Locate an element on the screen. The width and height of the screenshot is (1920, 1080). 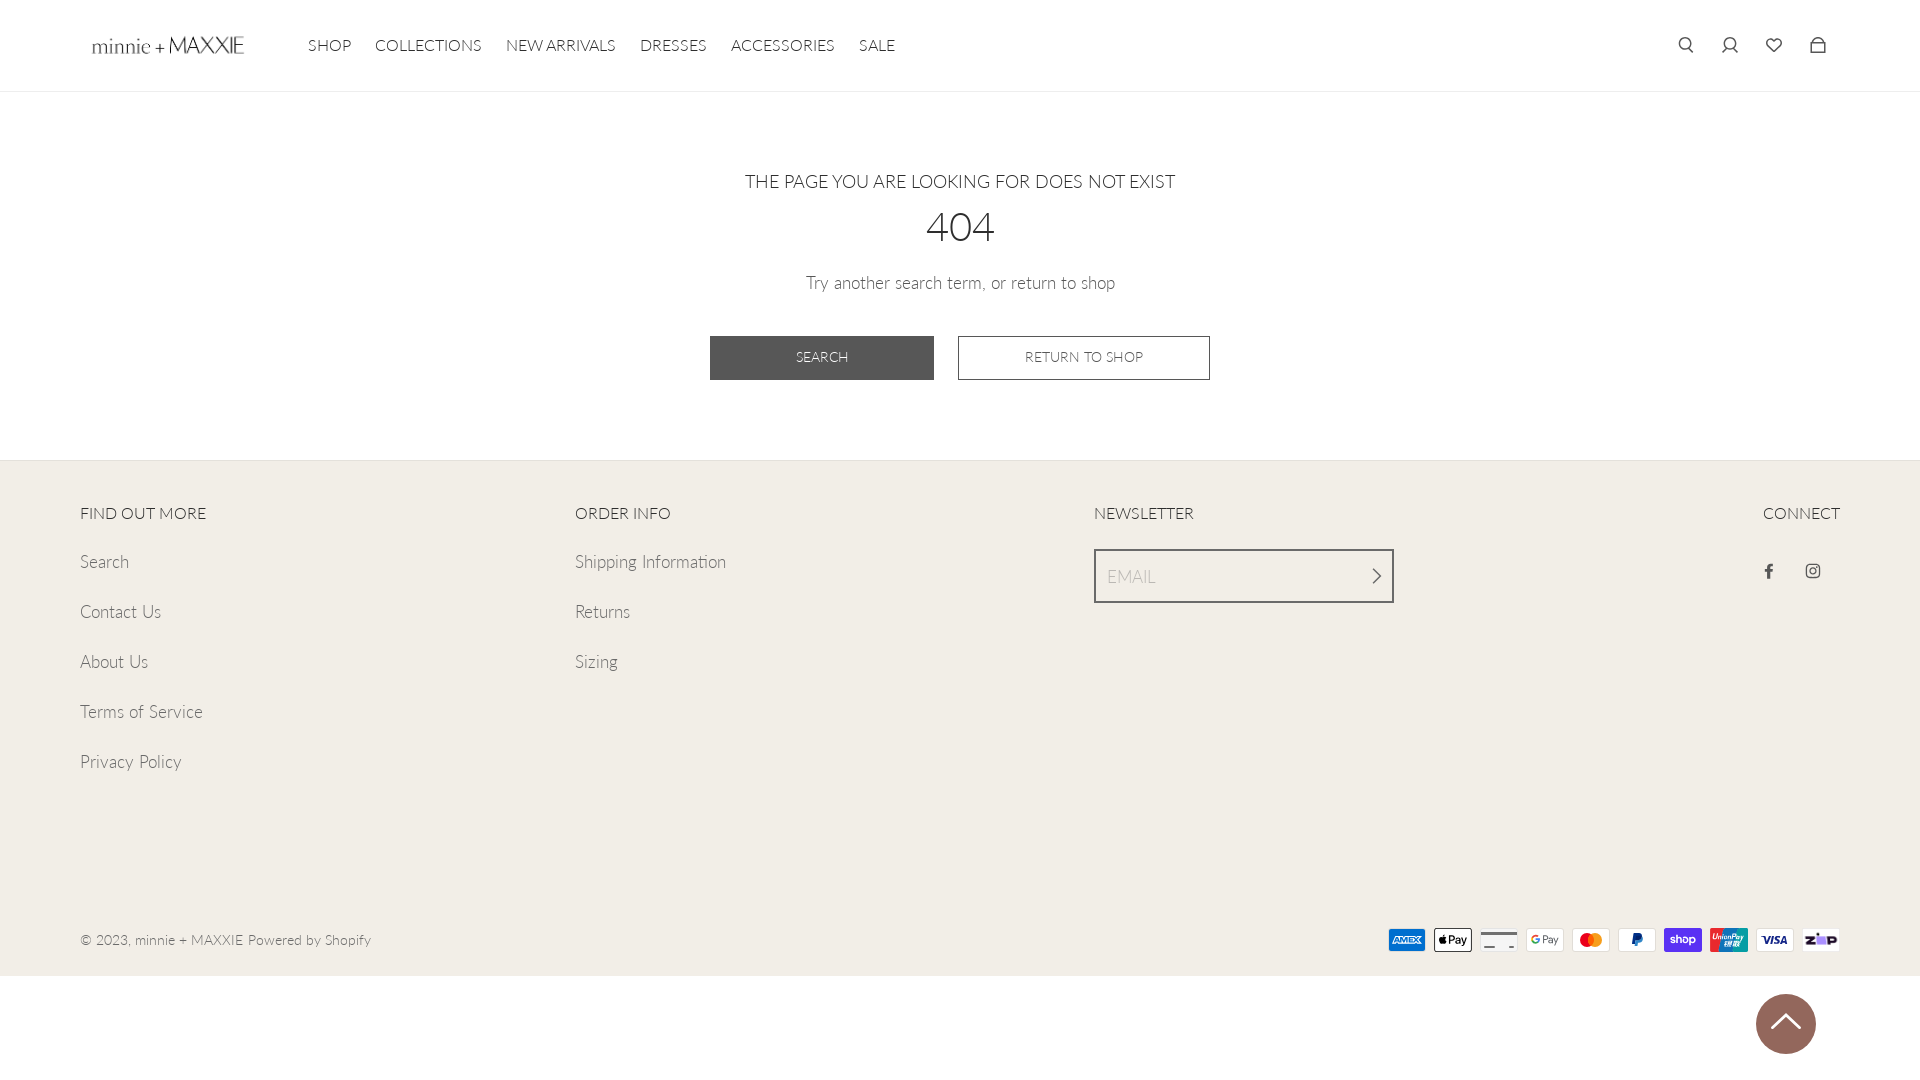
'Contact Us' is located at coordinates (119, 611).